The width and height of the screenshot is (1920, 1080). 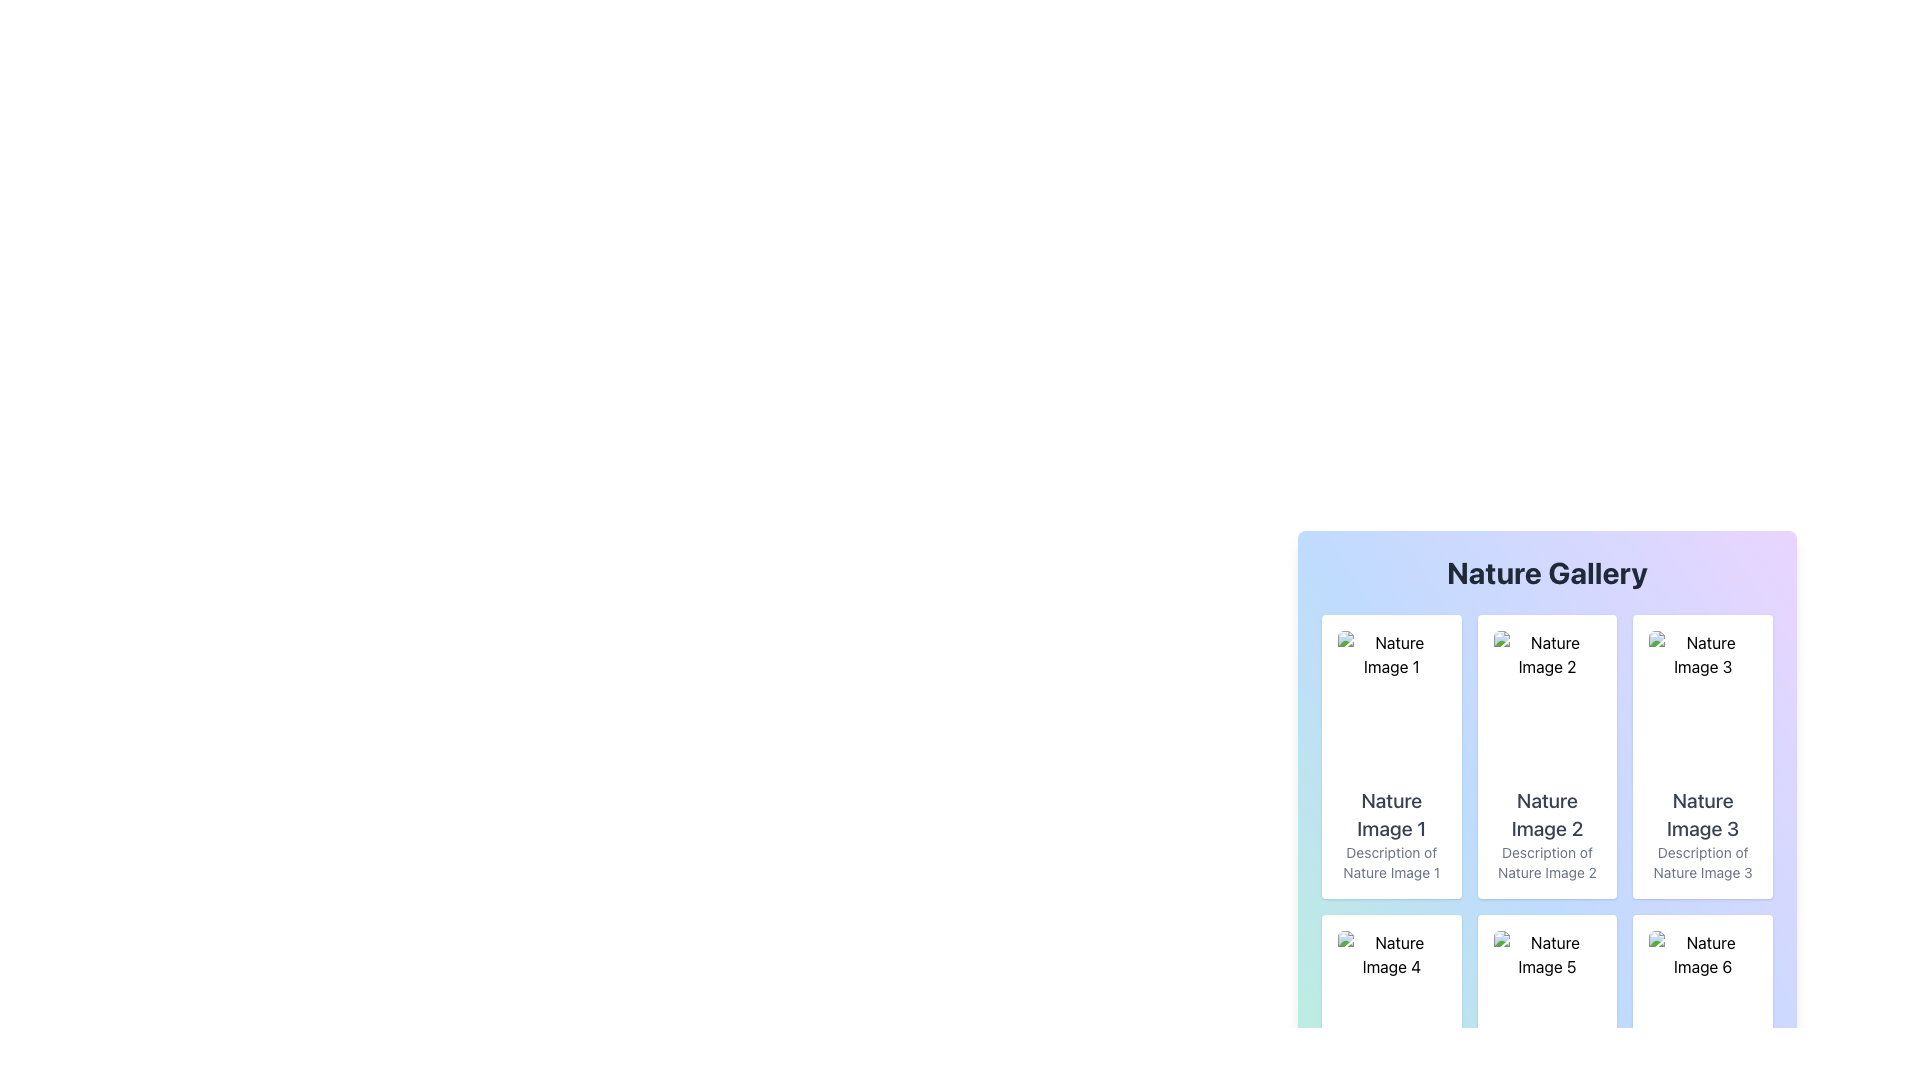 What do you see at coordinates (1546, 814) in the screenshot?
I see `the text label that serves as a title for the image displayed in the card, located at the center of the second column in the first row of a grid layout` at bounding box center [1546, 814].